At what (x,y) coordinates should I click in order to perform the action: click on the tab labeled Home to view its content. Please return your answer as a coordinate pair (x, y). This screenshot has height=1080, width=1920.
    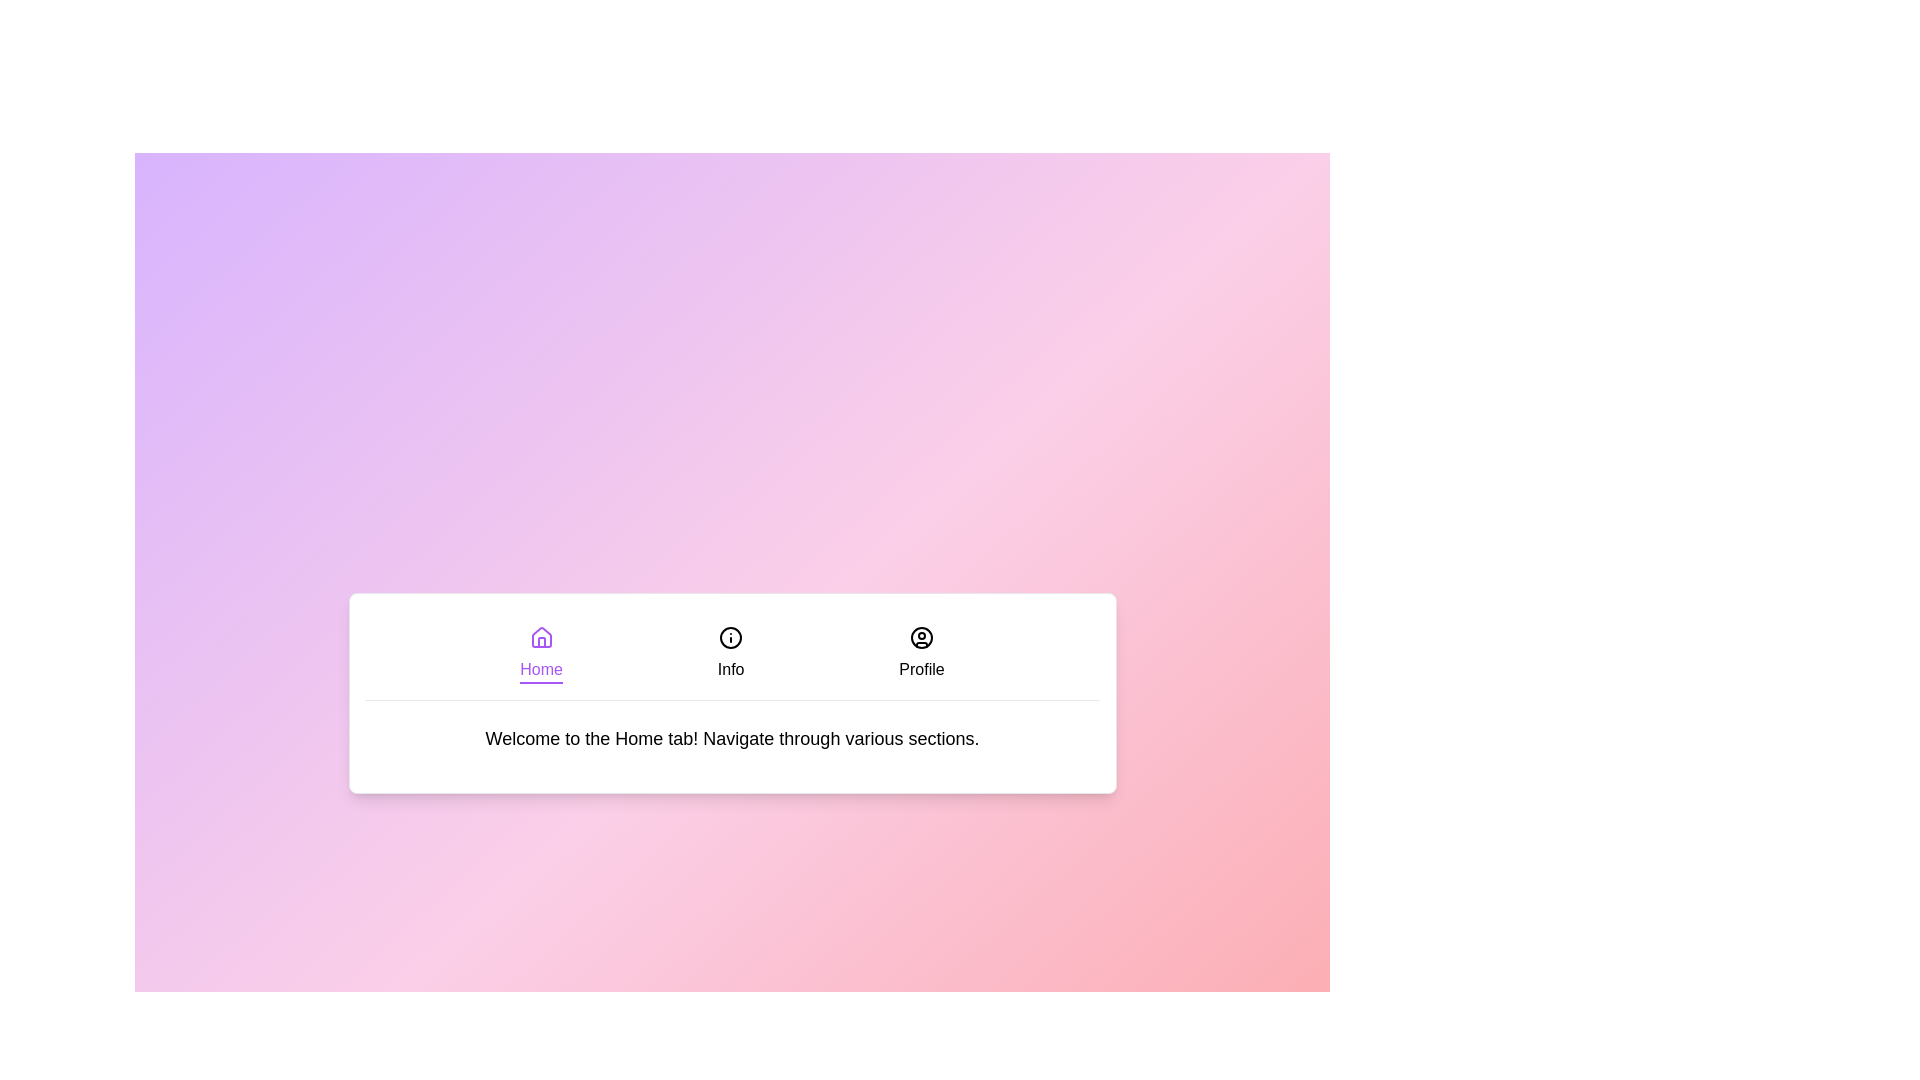
    Looking at the image, I should click on (541, 654).